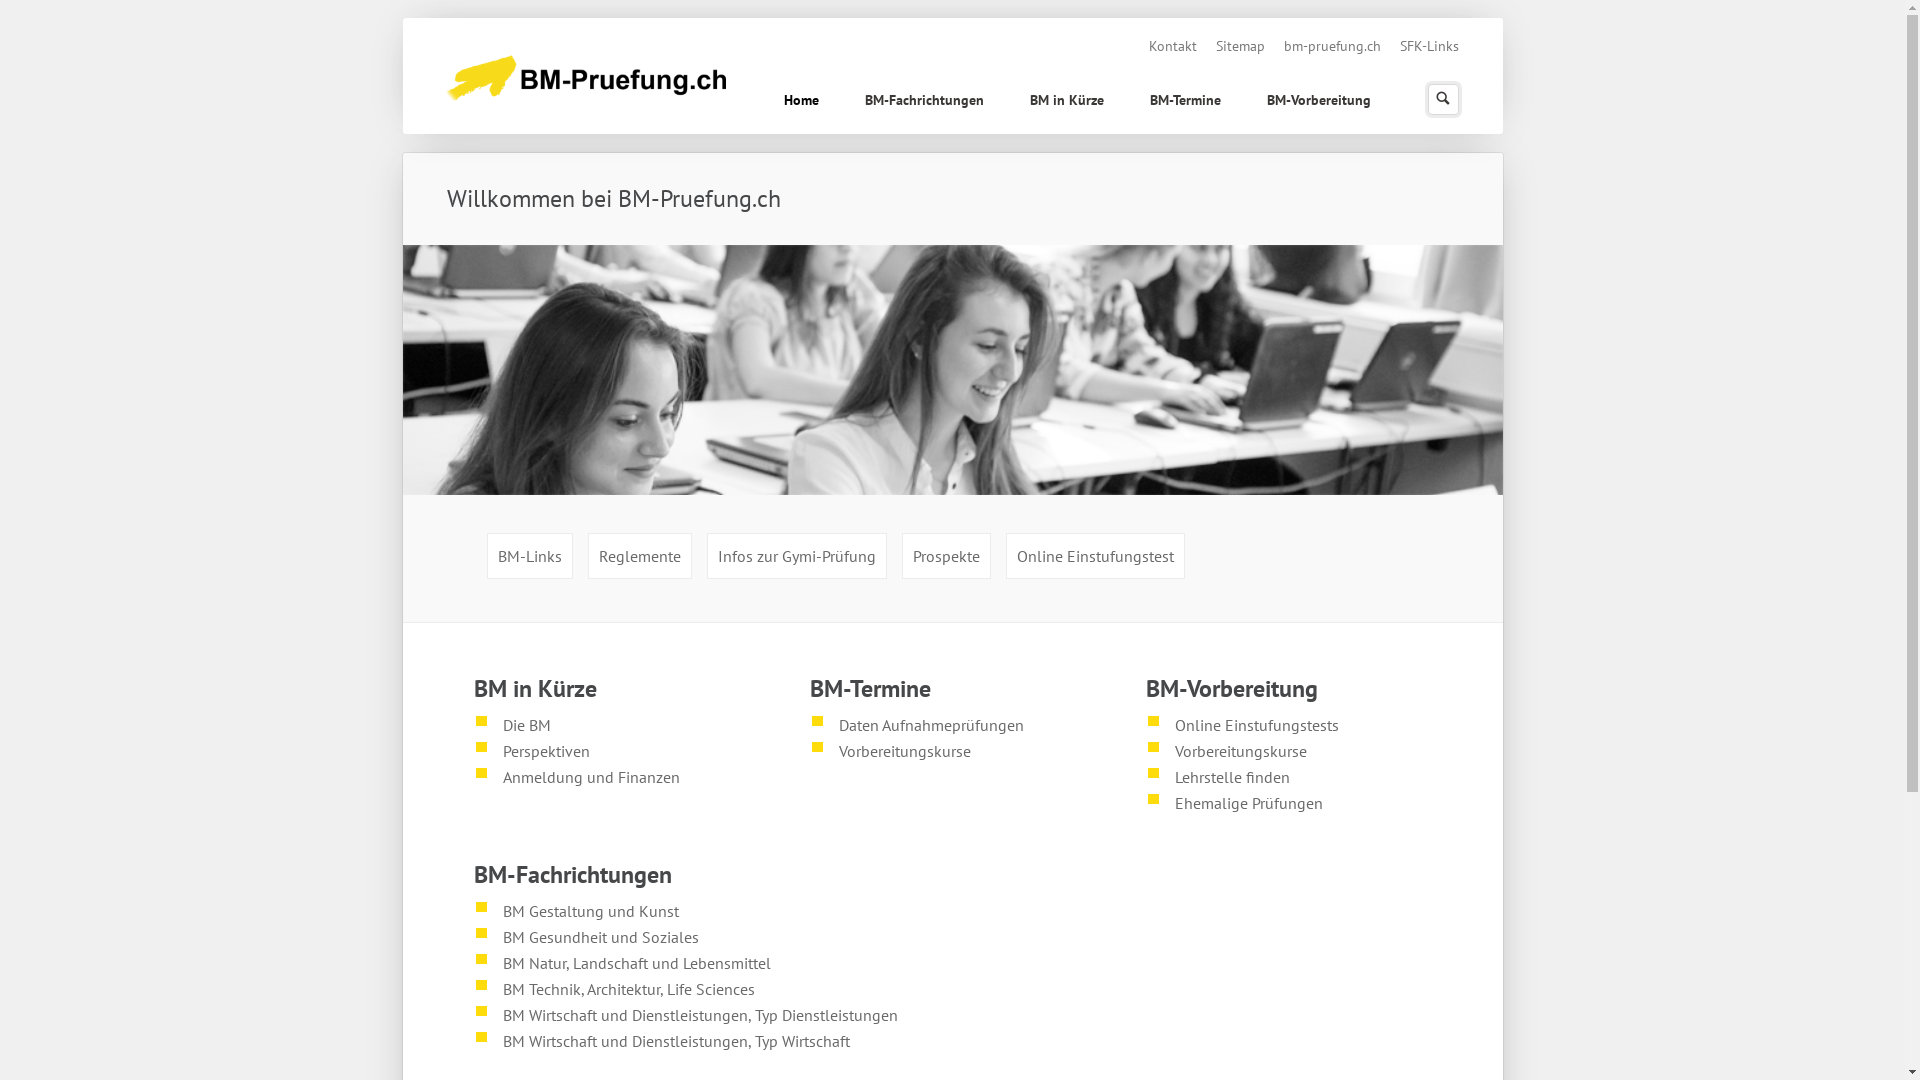 The width and height of the screenshot is (1920, 1080). Describe the element at coordinates (503, 962) in the screenshot. I see `'BM Natur, Landschaft und Lebensmittel'` at that location.